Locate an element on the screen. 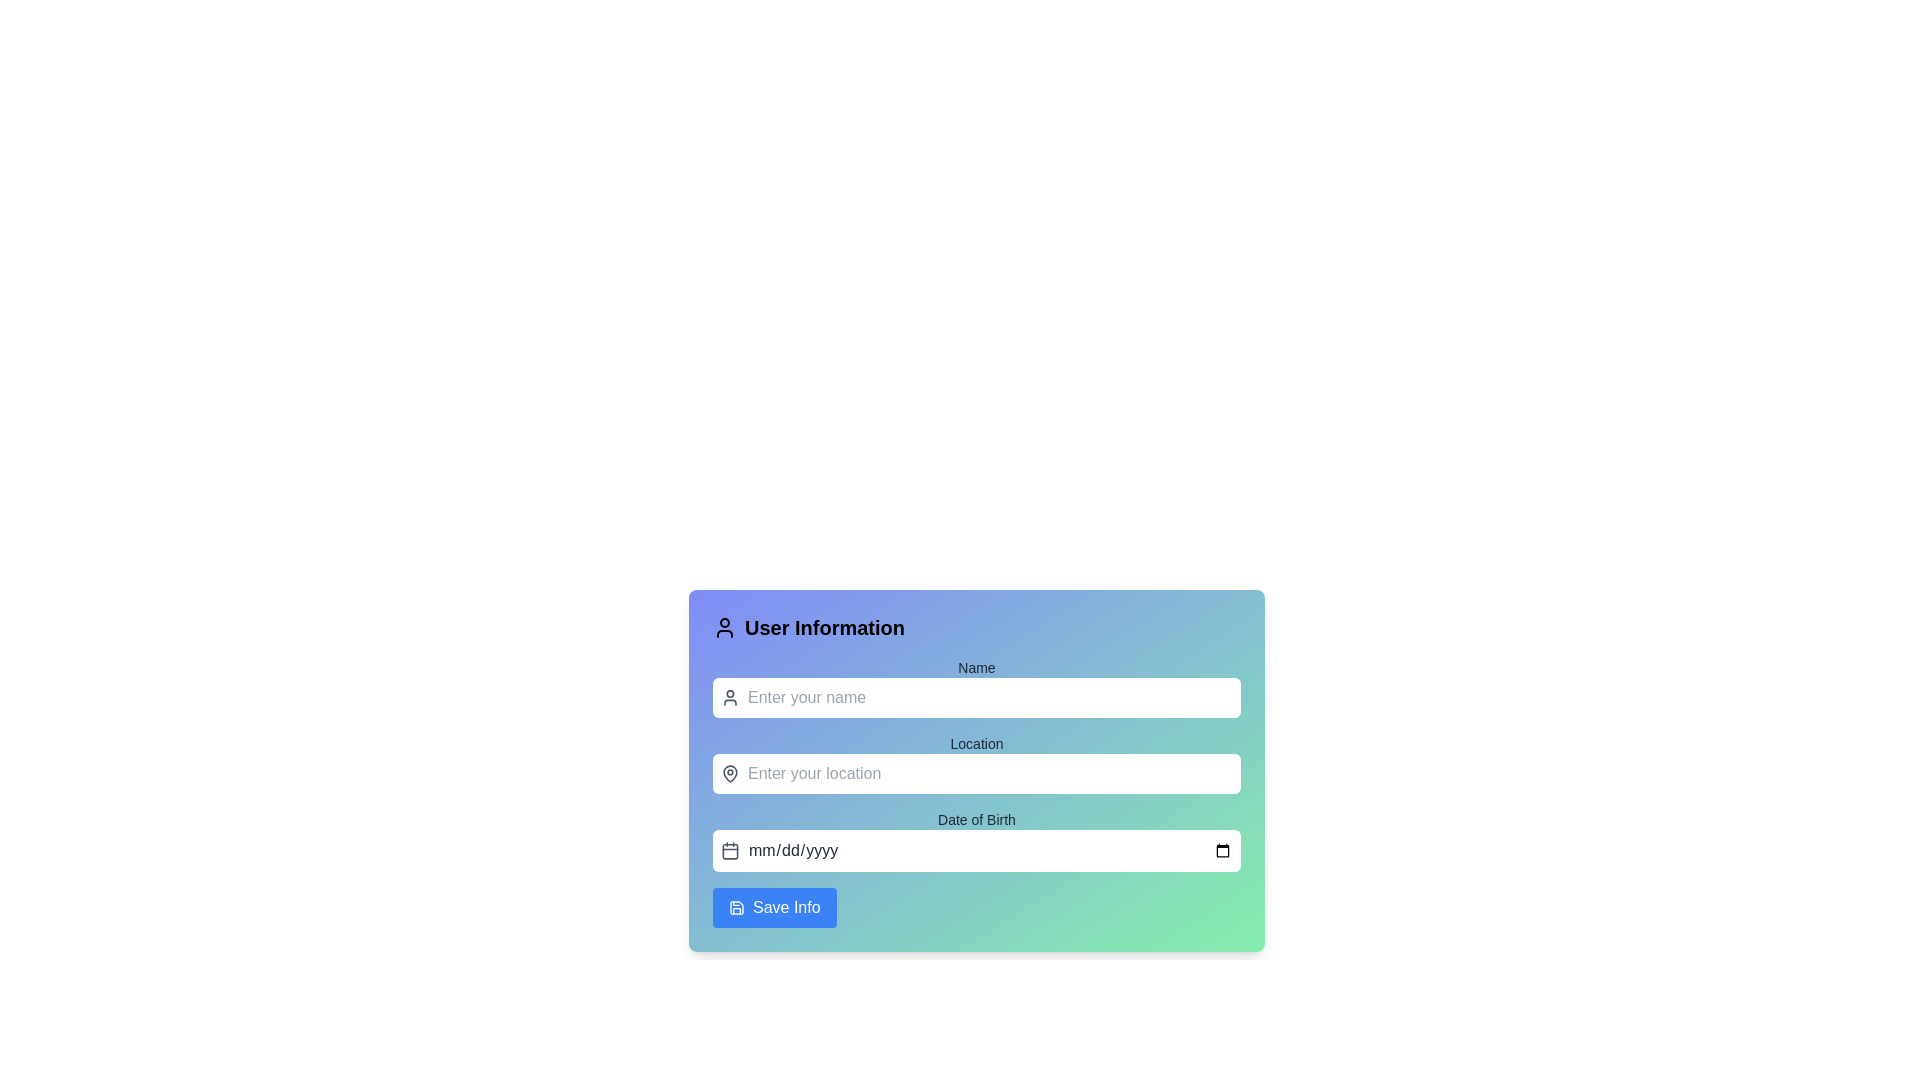 The image size is (1920, 1080). the human figure icon outlined in thin line style, located to the left of the text 'User Information' is located at coordinates (723, 627).